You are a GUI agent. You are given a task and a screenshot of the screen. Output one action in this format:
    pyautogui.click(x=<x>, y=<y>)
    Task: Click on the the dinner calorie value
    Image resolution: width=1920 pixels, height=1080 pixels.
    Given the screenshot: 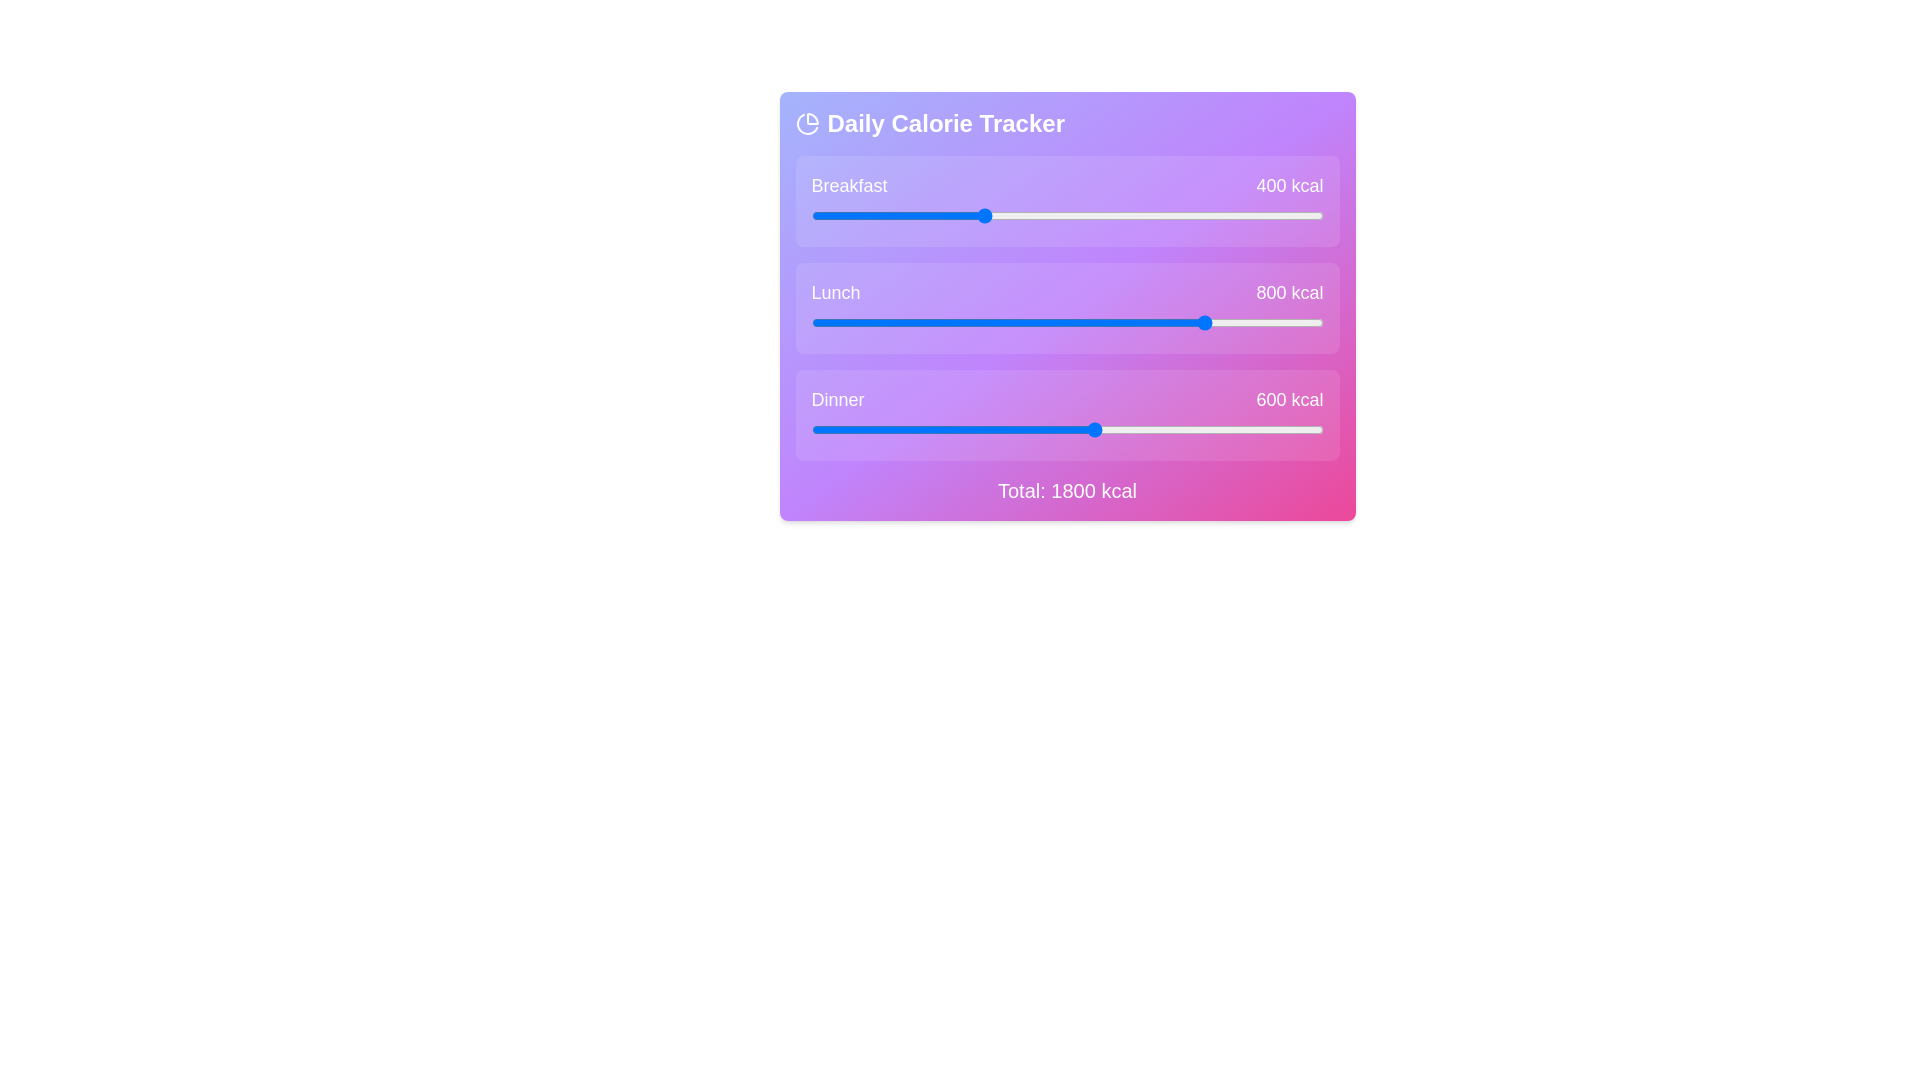 What is the action you would take?
    pyautogui.click(x=1302, y=428)
    